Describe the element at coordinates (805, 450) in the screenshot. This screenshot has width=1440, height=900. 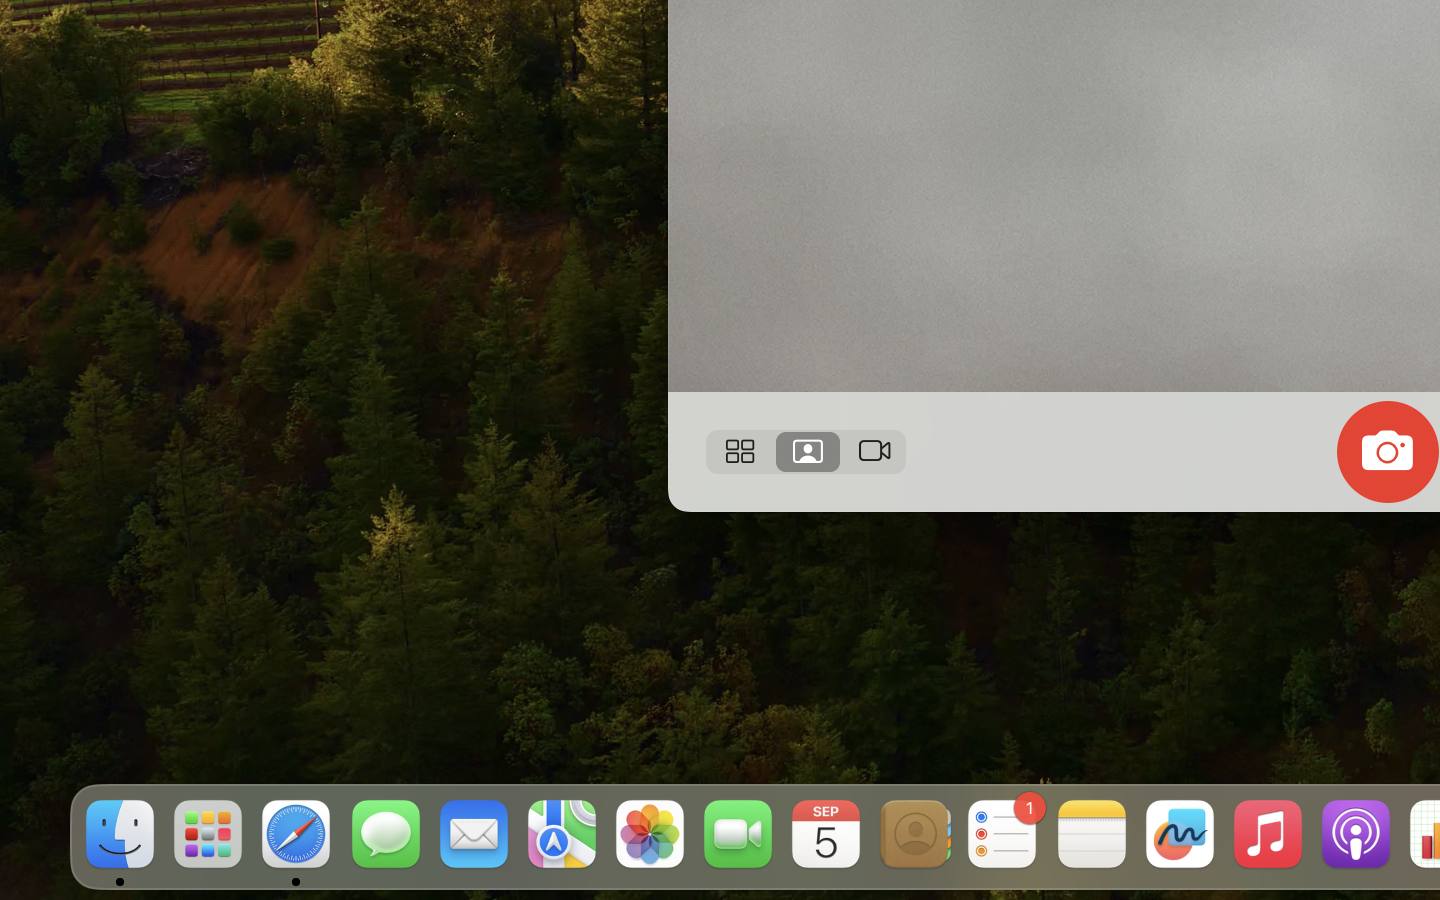
I see `'<AXUIElement 0x286e97060> {pid=1653}'` at that location.